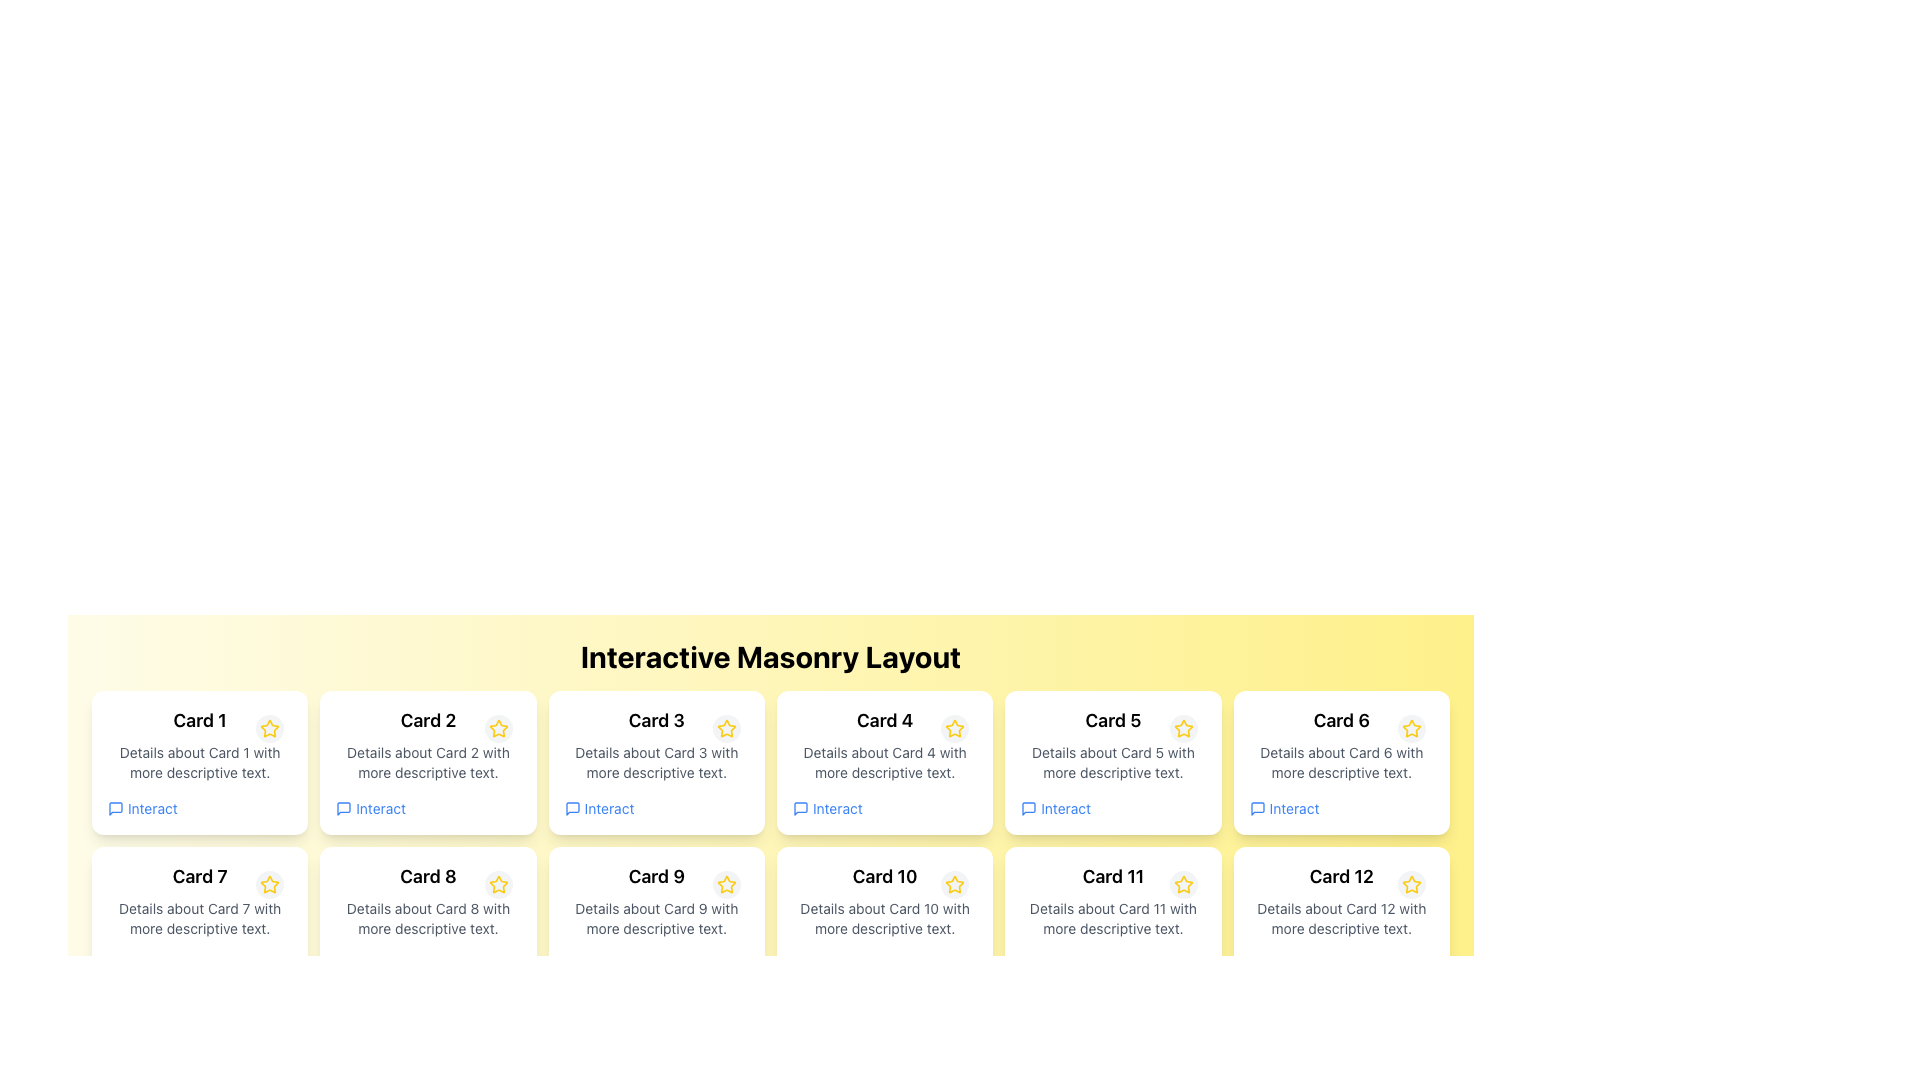  What do you see at coordinates (498, 729) in the screenshot?
I see `the rounded button with a light gray background and a yellow outlined star icon located in the top-right corner of 'Card 2'` at bounding box center [498, 729].